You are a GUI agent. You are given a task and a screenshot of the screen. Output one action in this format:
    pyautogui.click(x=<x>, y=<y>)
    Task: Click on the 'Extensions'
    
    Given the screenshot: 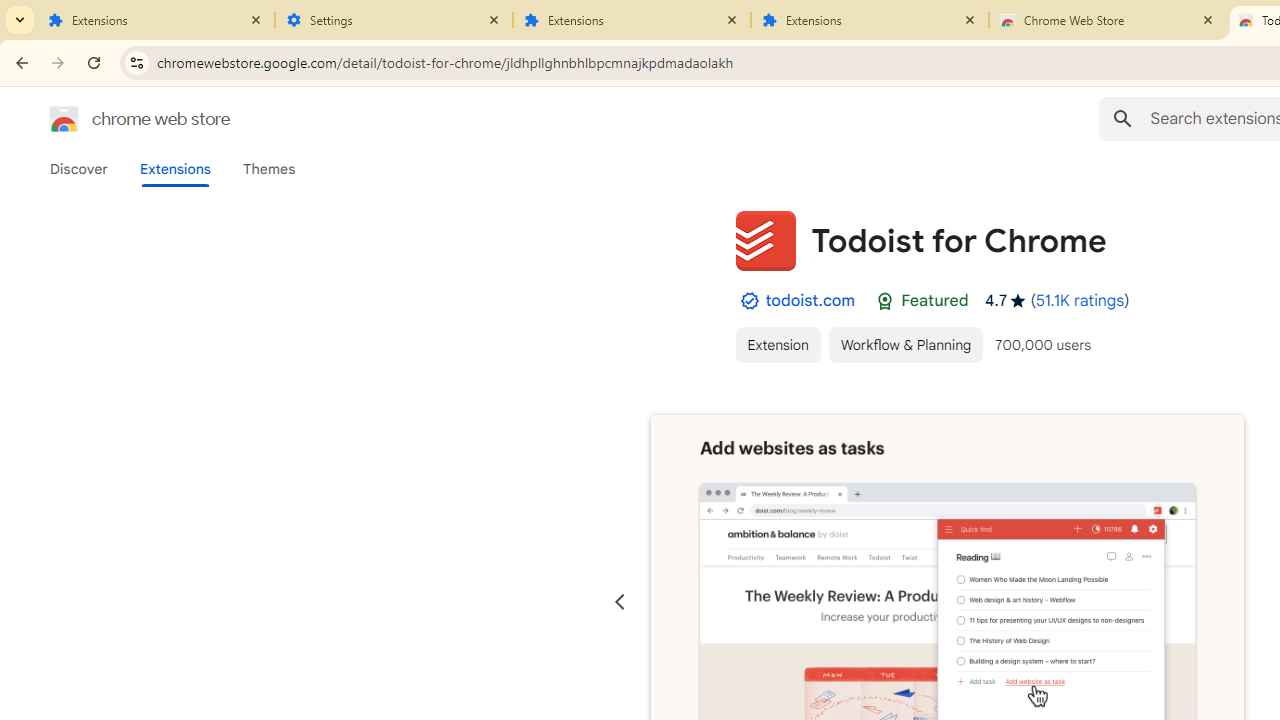 What is the action you would take?
    pyautogui.click(x=155, y=20)
    